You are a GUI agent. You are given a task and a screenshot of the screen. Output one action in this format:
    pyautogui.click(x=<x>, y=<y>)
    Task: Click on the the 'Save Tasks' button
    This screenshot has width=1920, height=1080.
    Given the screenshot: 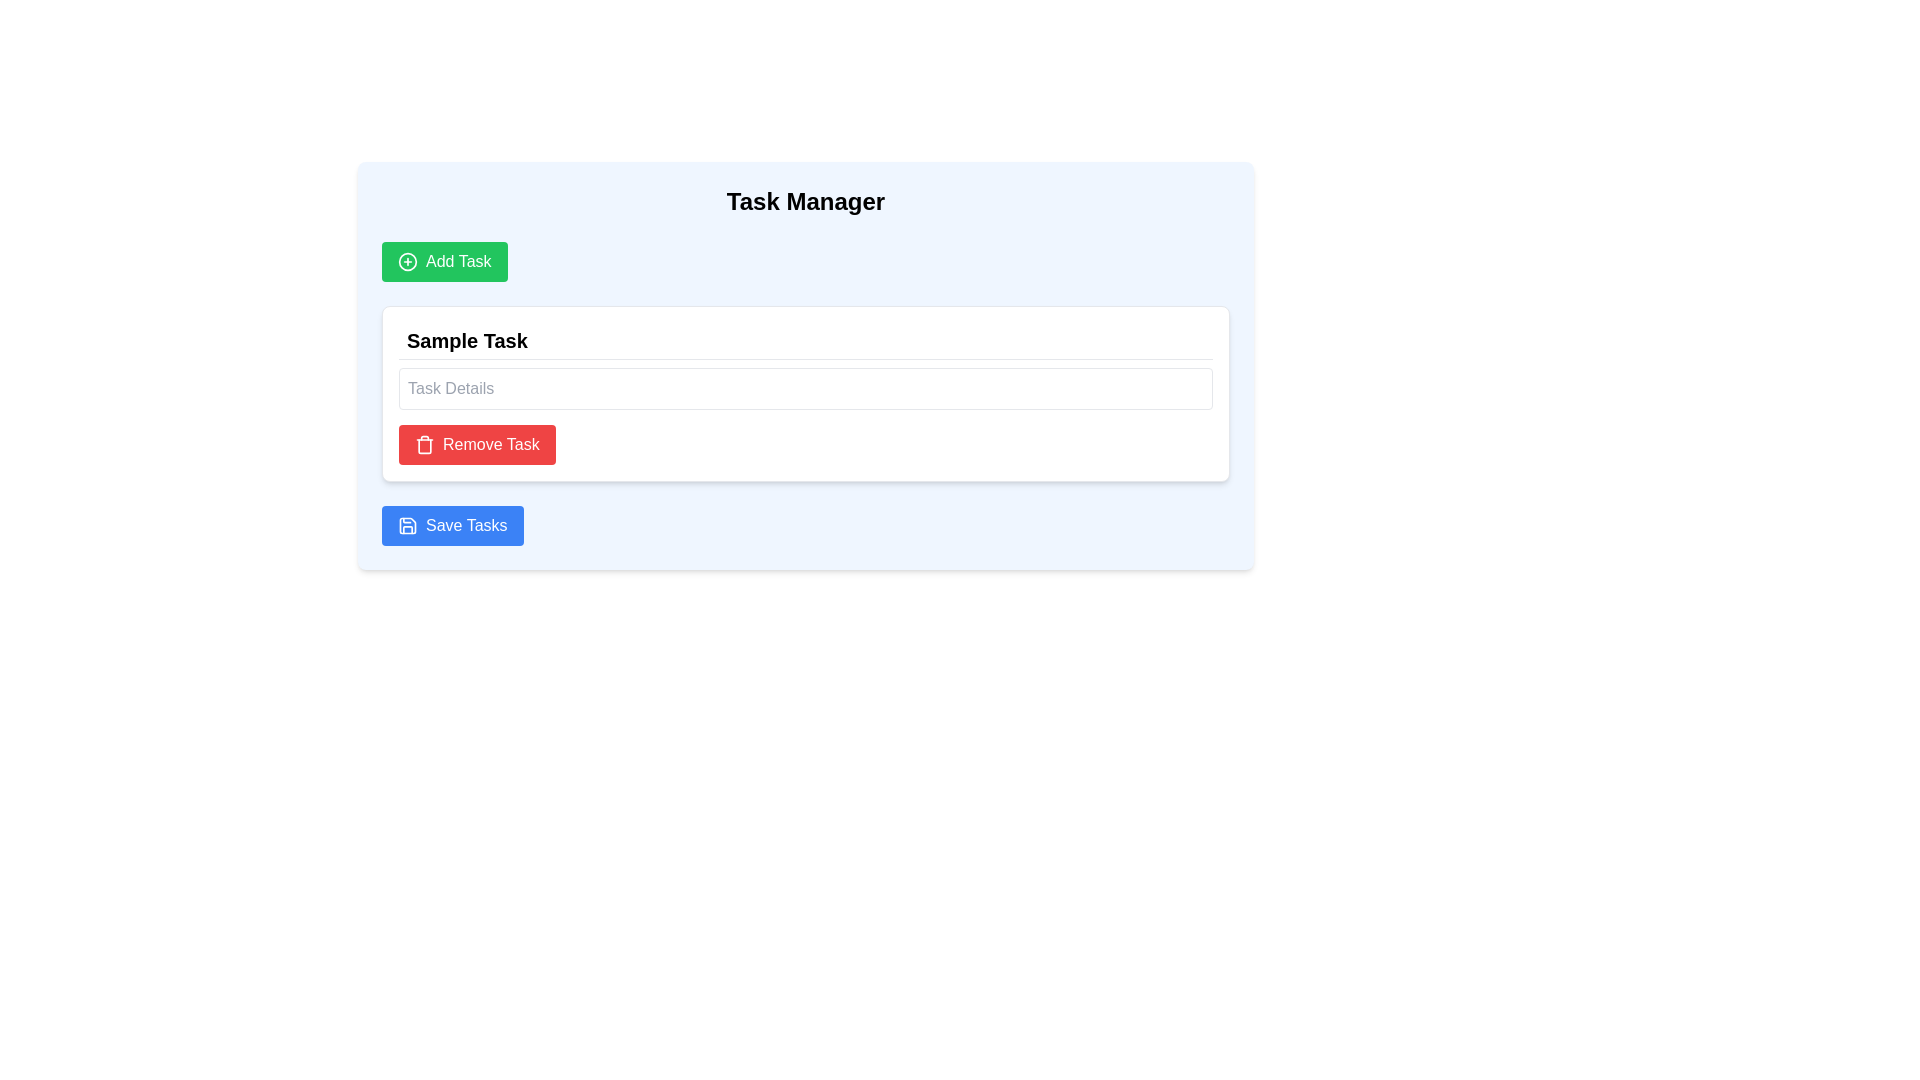 What is the action you would take?
    pyautogui.click(x=465, y=524)
    